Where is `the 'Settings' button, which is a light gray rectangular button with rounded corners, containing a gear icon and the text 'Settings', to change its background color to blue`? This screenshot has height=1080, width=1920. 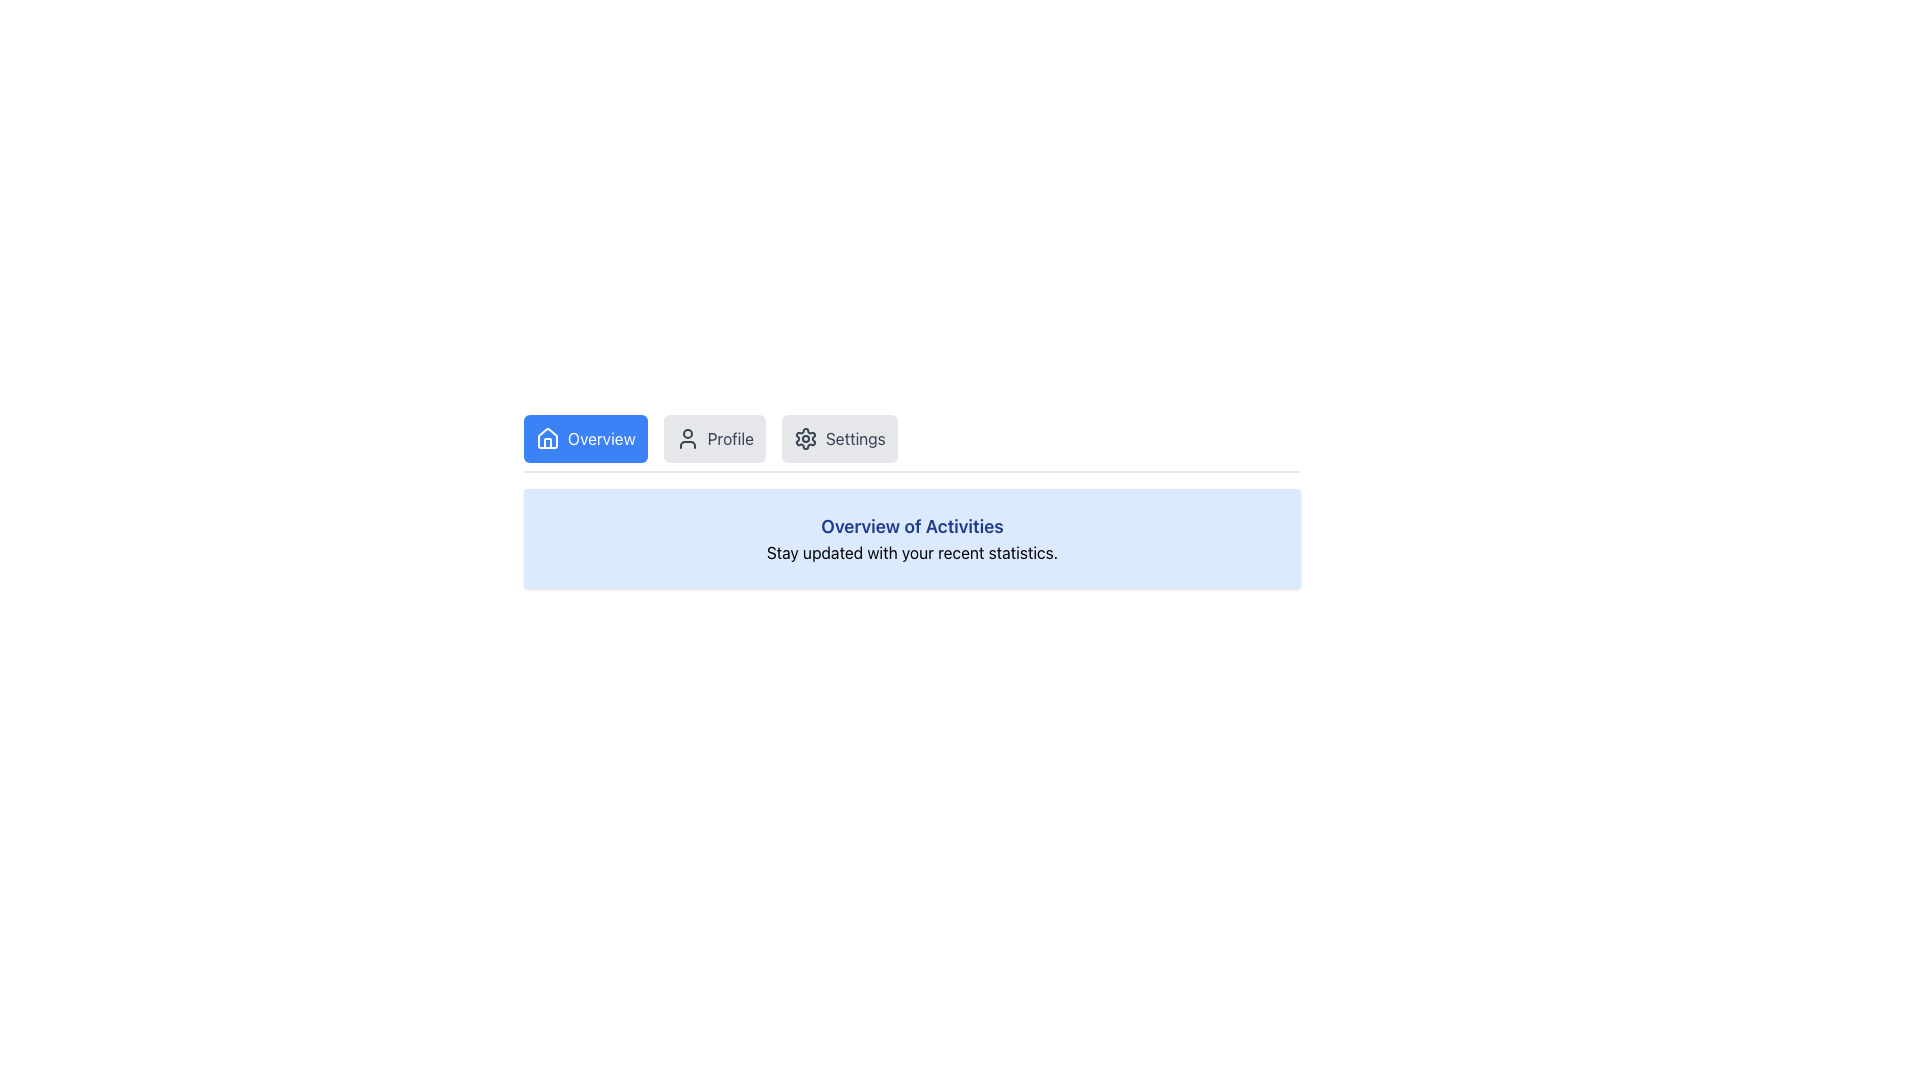 the 'Settings' button, which is a light gray rectangular button with rounded corners, containing a gear icon and the text 'Settings', to change its background color to blue is located at coordinates (839, 438).